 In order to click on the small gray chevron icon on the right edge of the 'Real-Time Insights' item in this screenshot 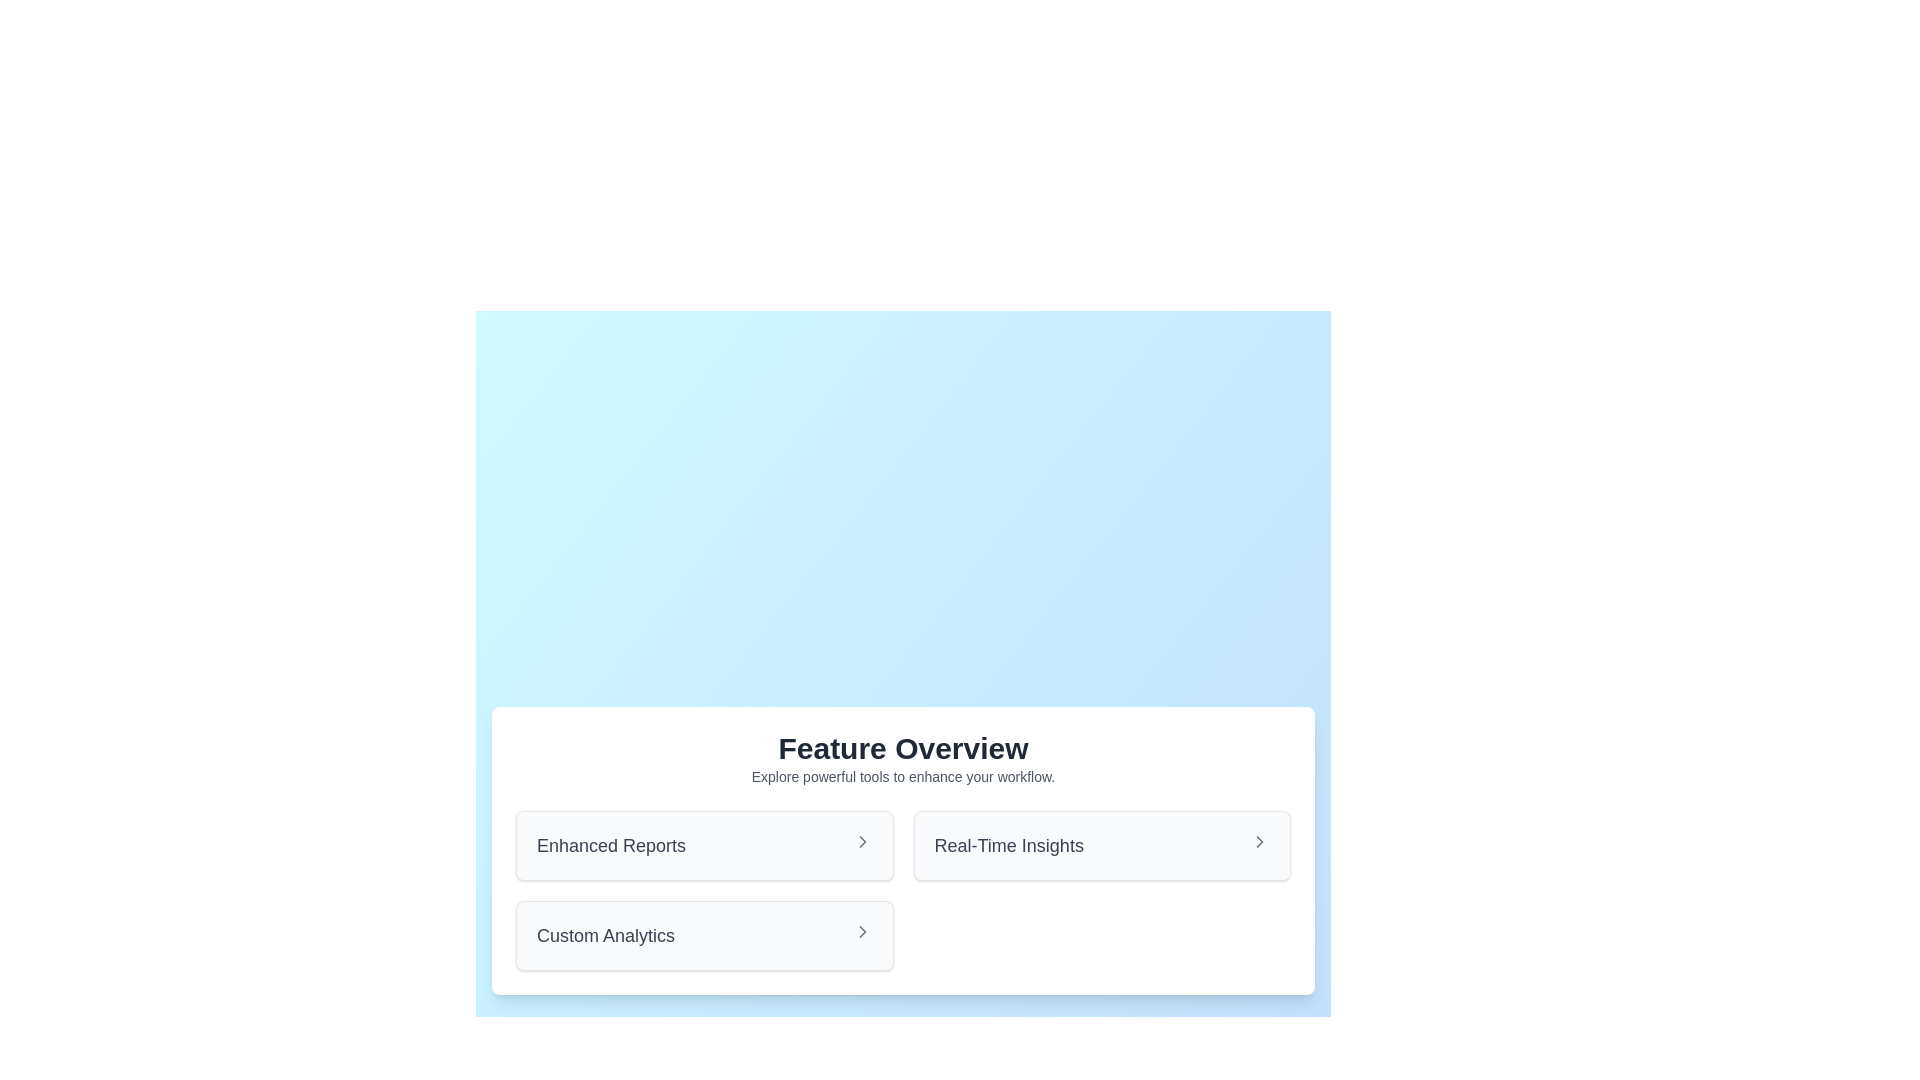, I will do `click(1258, 841)`.